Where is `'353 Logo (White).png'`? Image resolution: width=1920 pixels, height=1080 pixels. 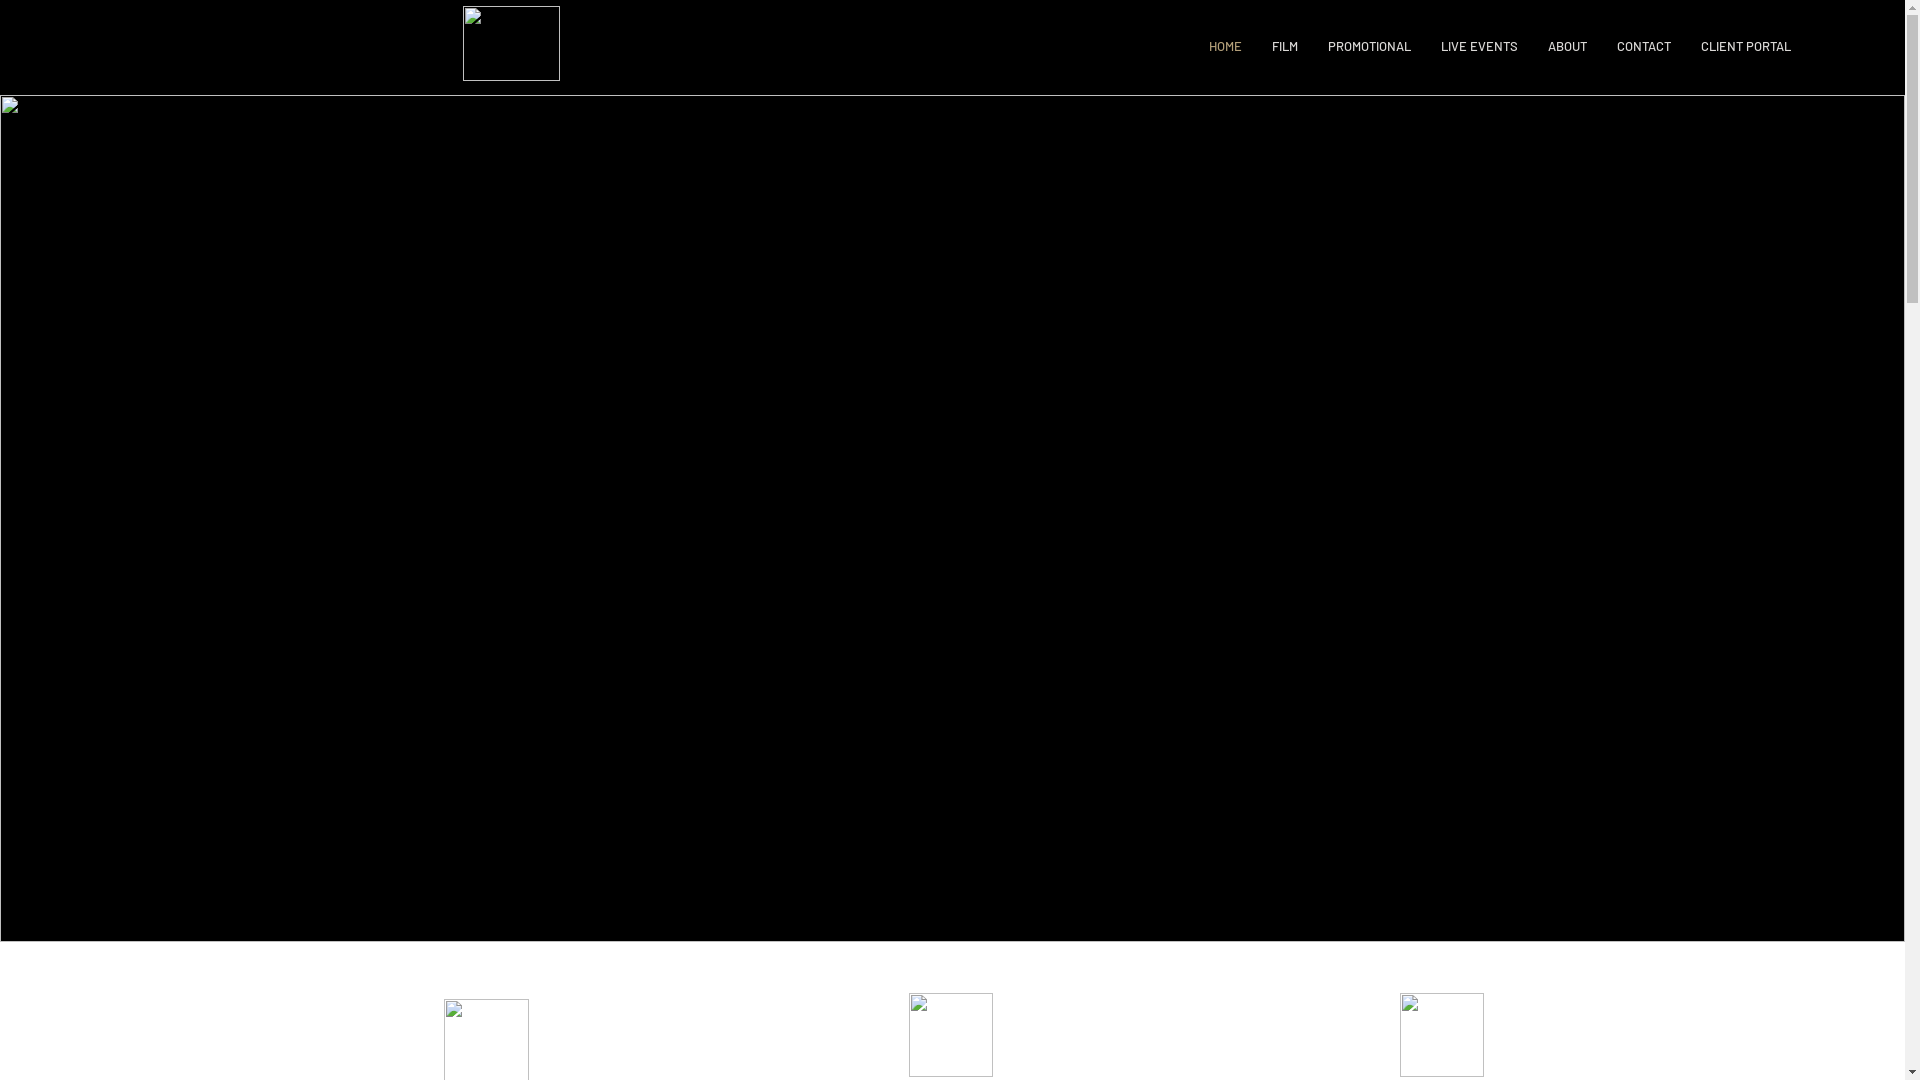
'353 Logo (White).png' is located at coordinates (510, 43).